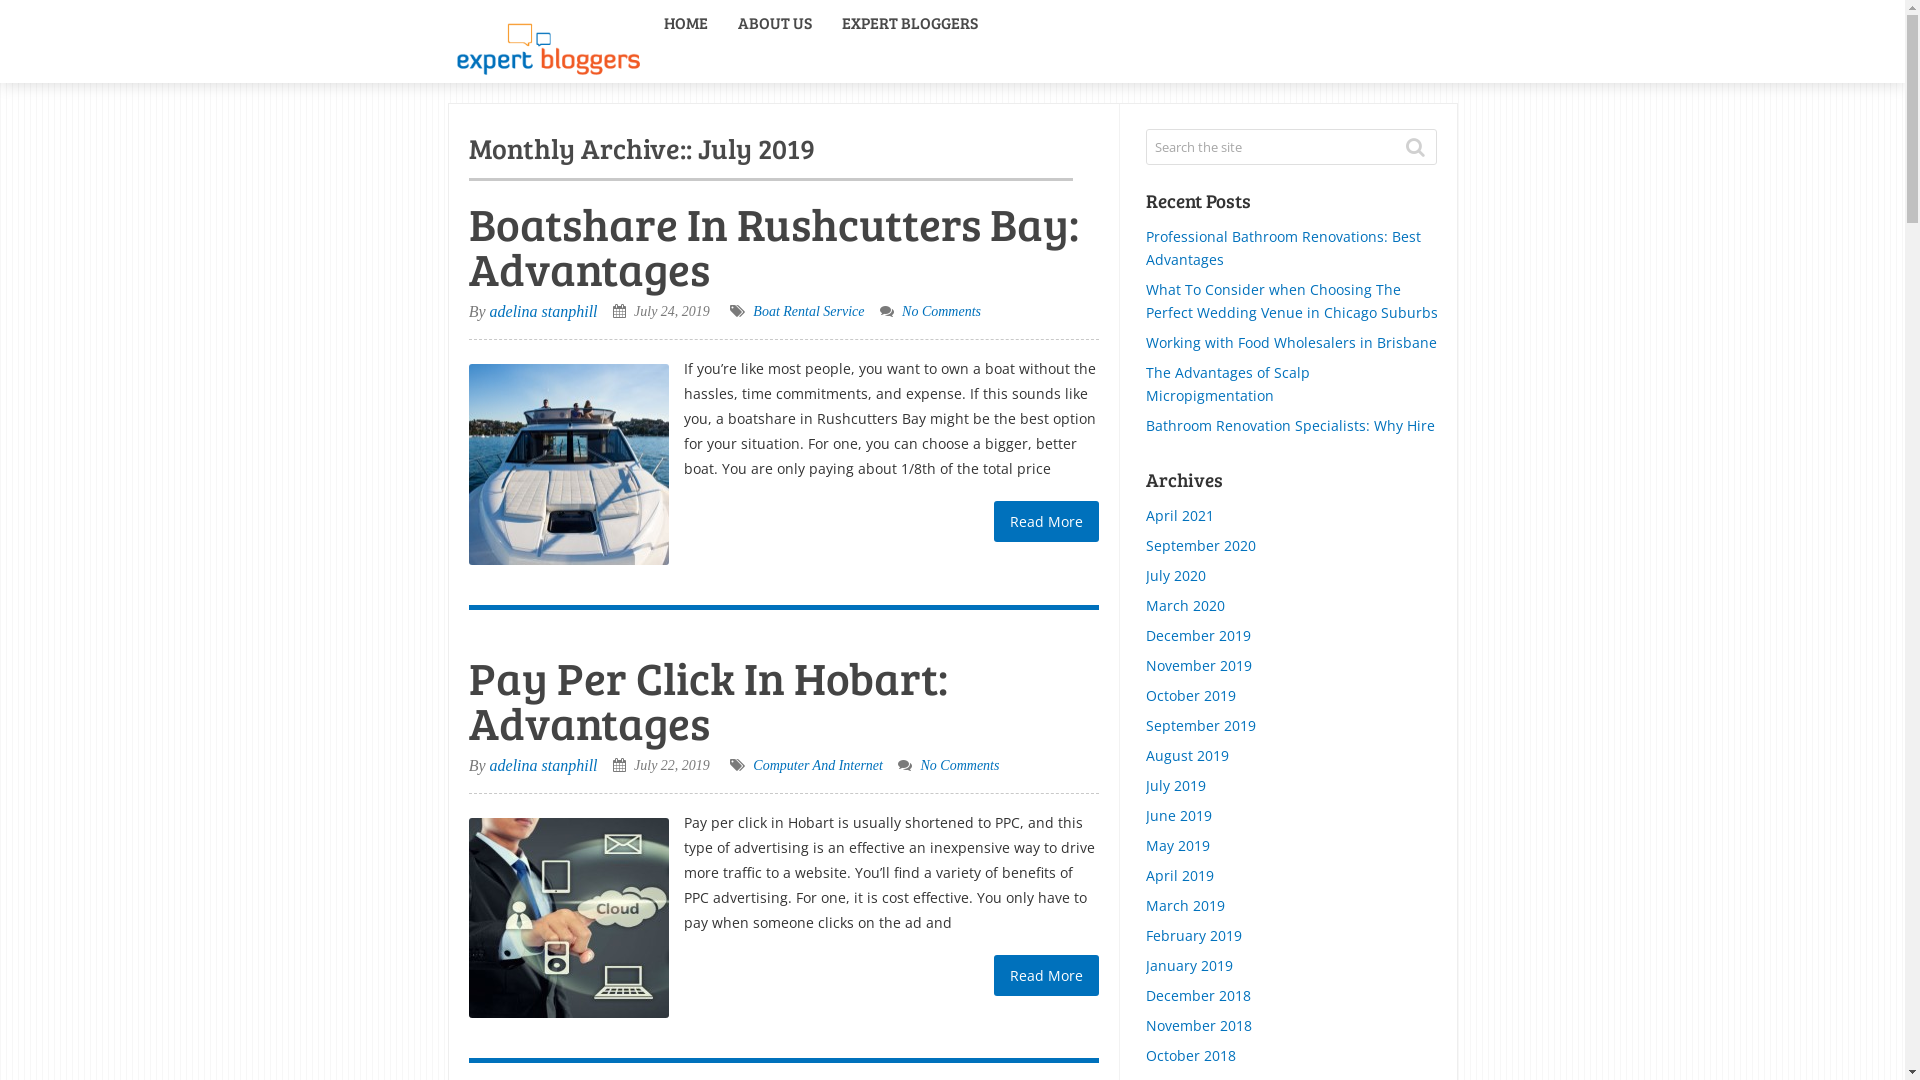 The width and height of the screenshot is (1920, 1080). Describe the element at coordinates (1185, 905) in the screenshot. I see `'March 2019'` at that location.